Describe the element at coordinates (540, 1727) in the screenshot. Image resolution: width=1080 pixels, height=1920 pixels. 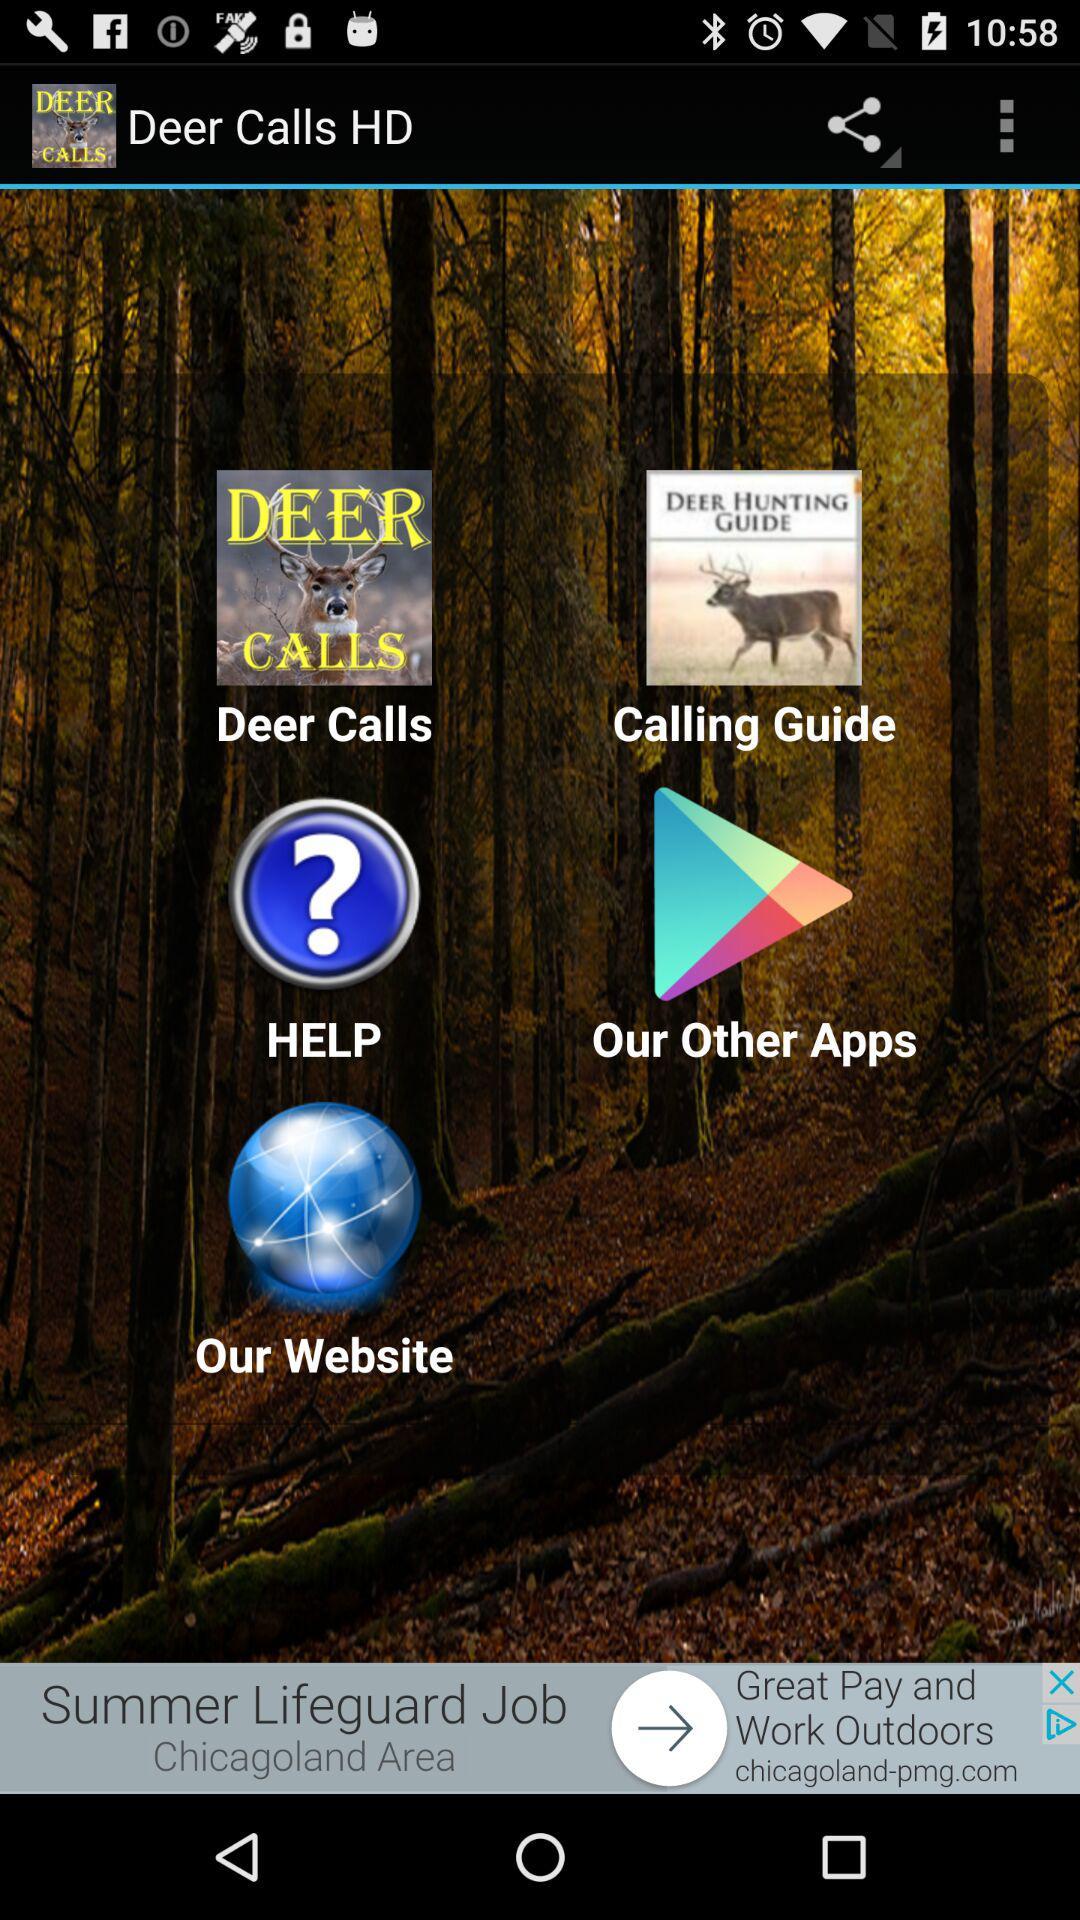
I see `advertisement` at that location.